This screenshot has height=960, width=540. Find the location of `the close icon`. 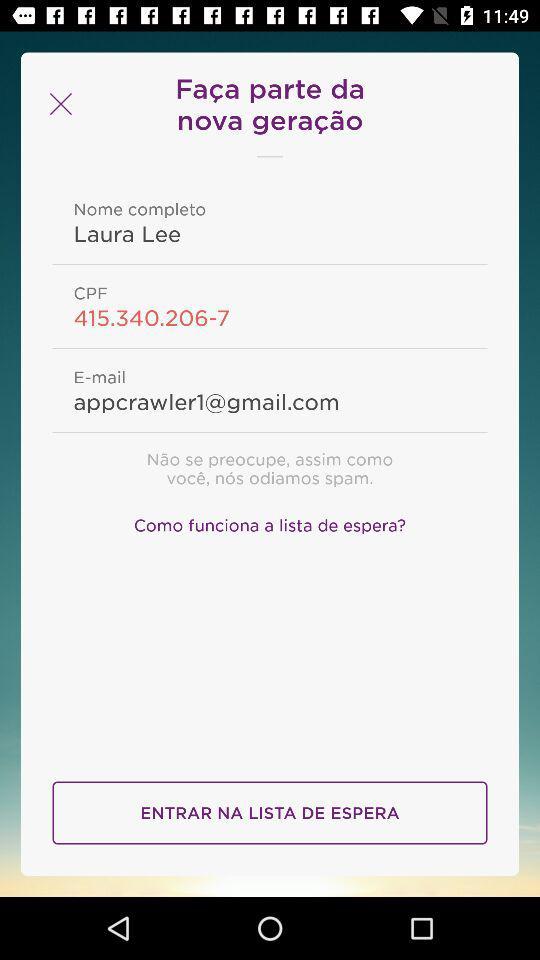

the close icon is located at coordinates (58, 104).